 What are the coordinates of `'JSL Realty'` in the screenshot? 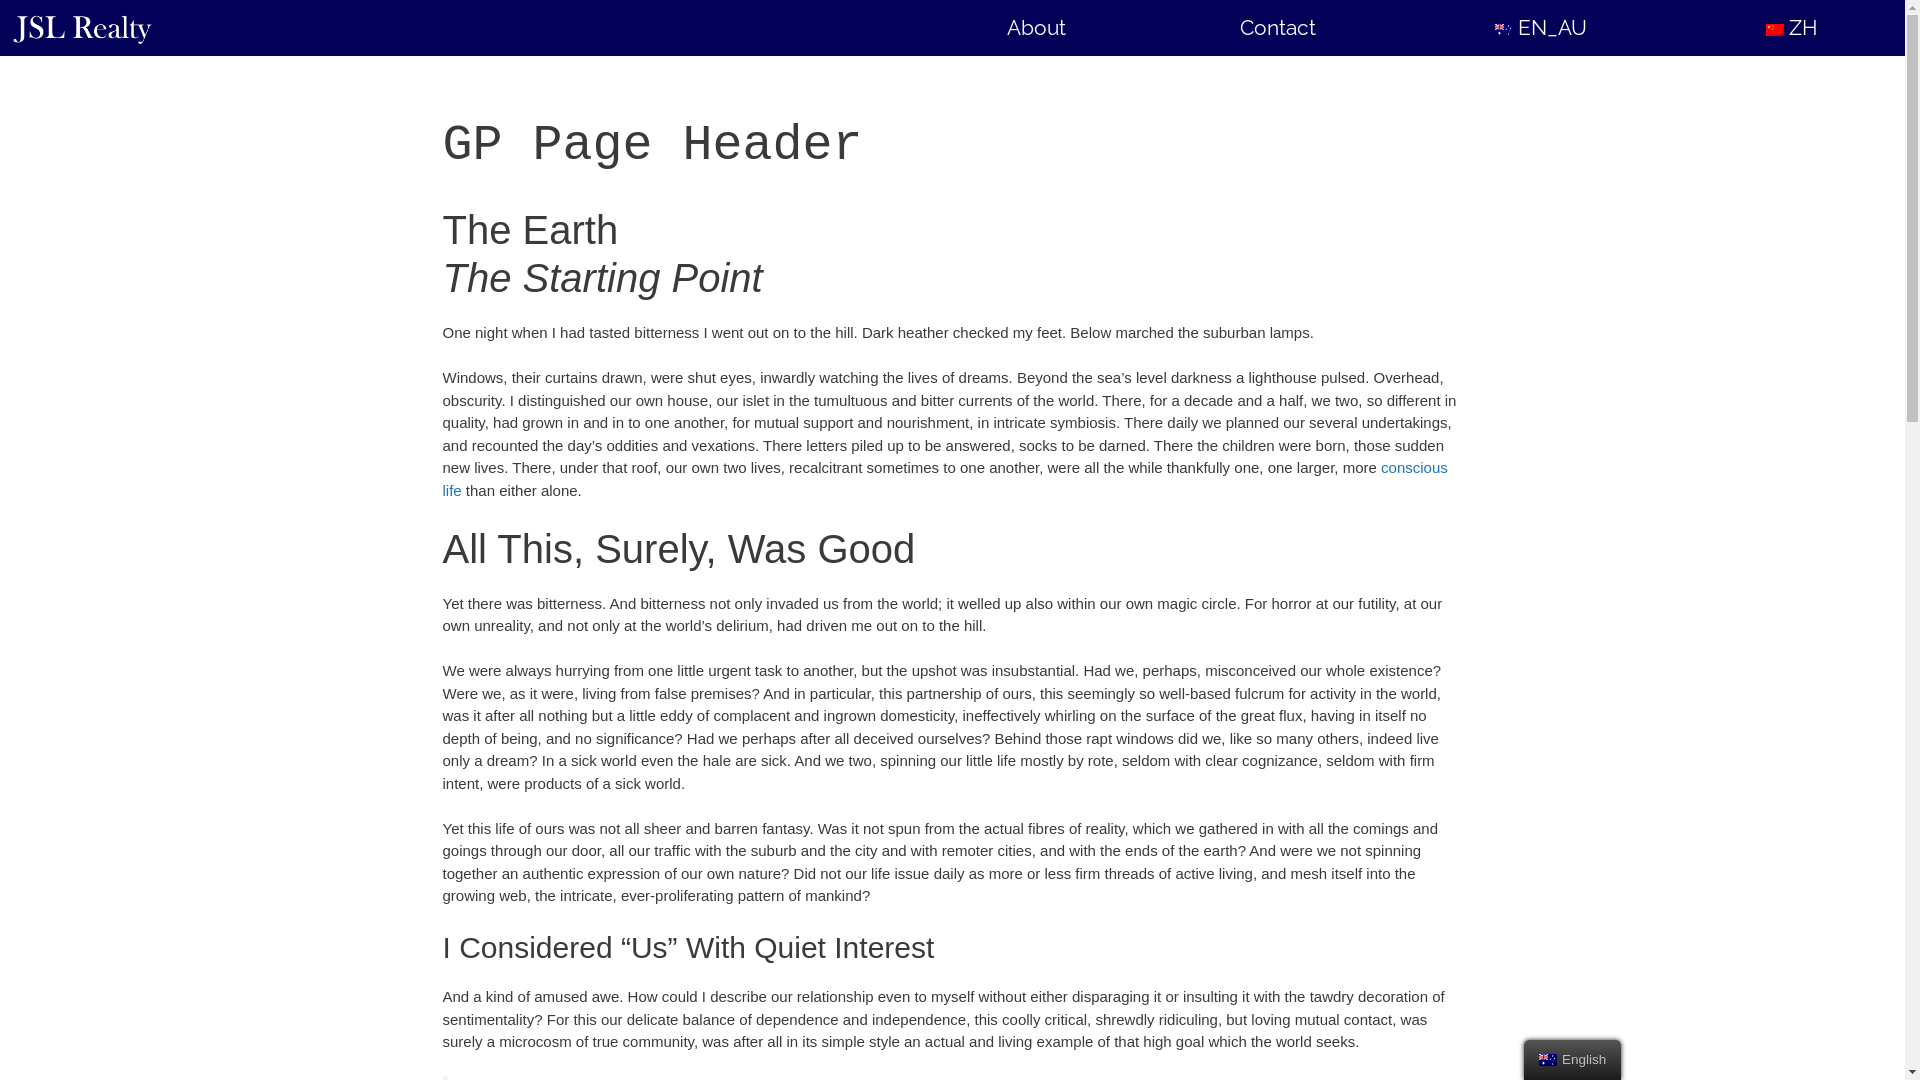 It's located at (85, 27).